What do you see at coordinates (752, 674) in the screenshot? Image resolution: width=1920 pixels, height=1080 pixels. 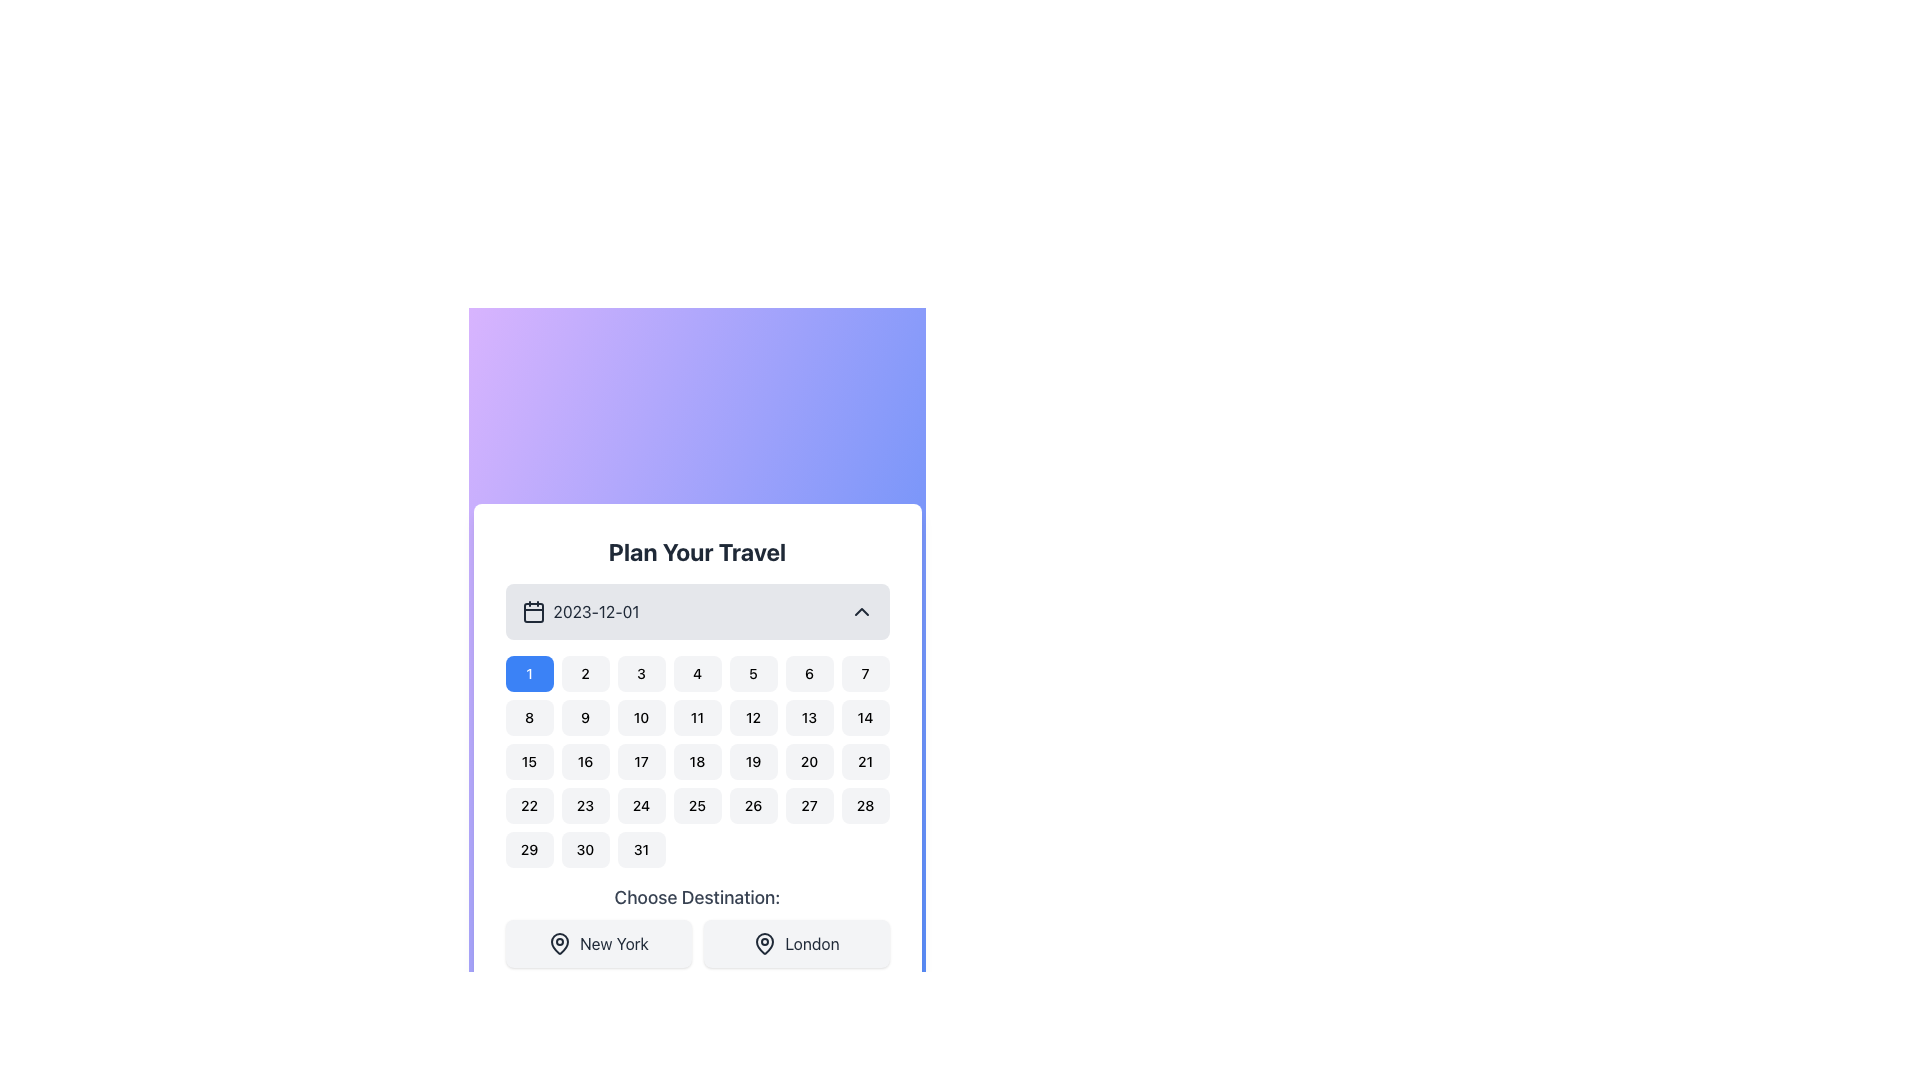 I see `the calendar date button displaying the numeral '5'` at bounding box center [752, 674].